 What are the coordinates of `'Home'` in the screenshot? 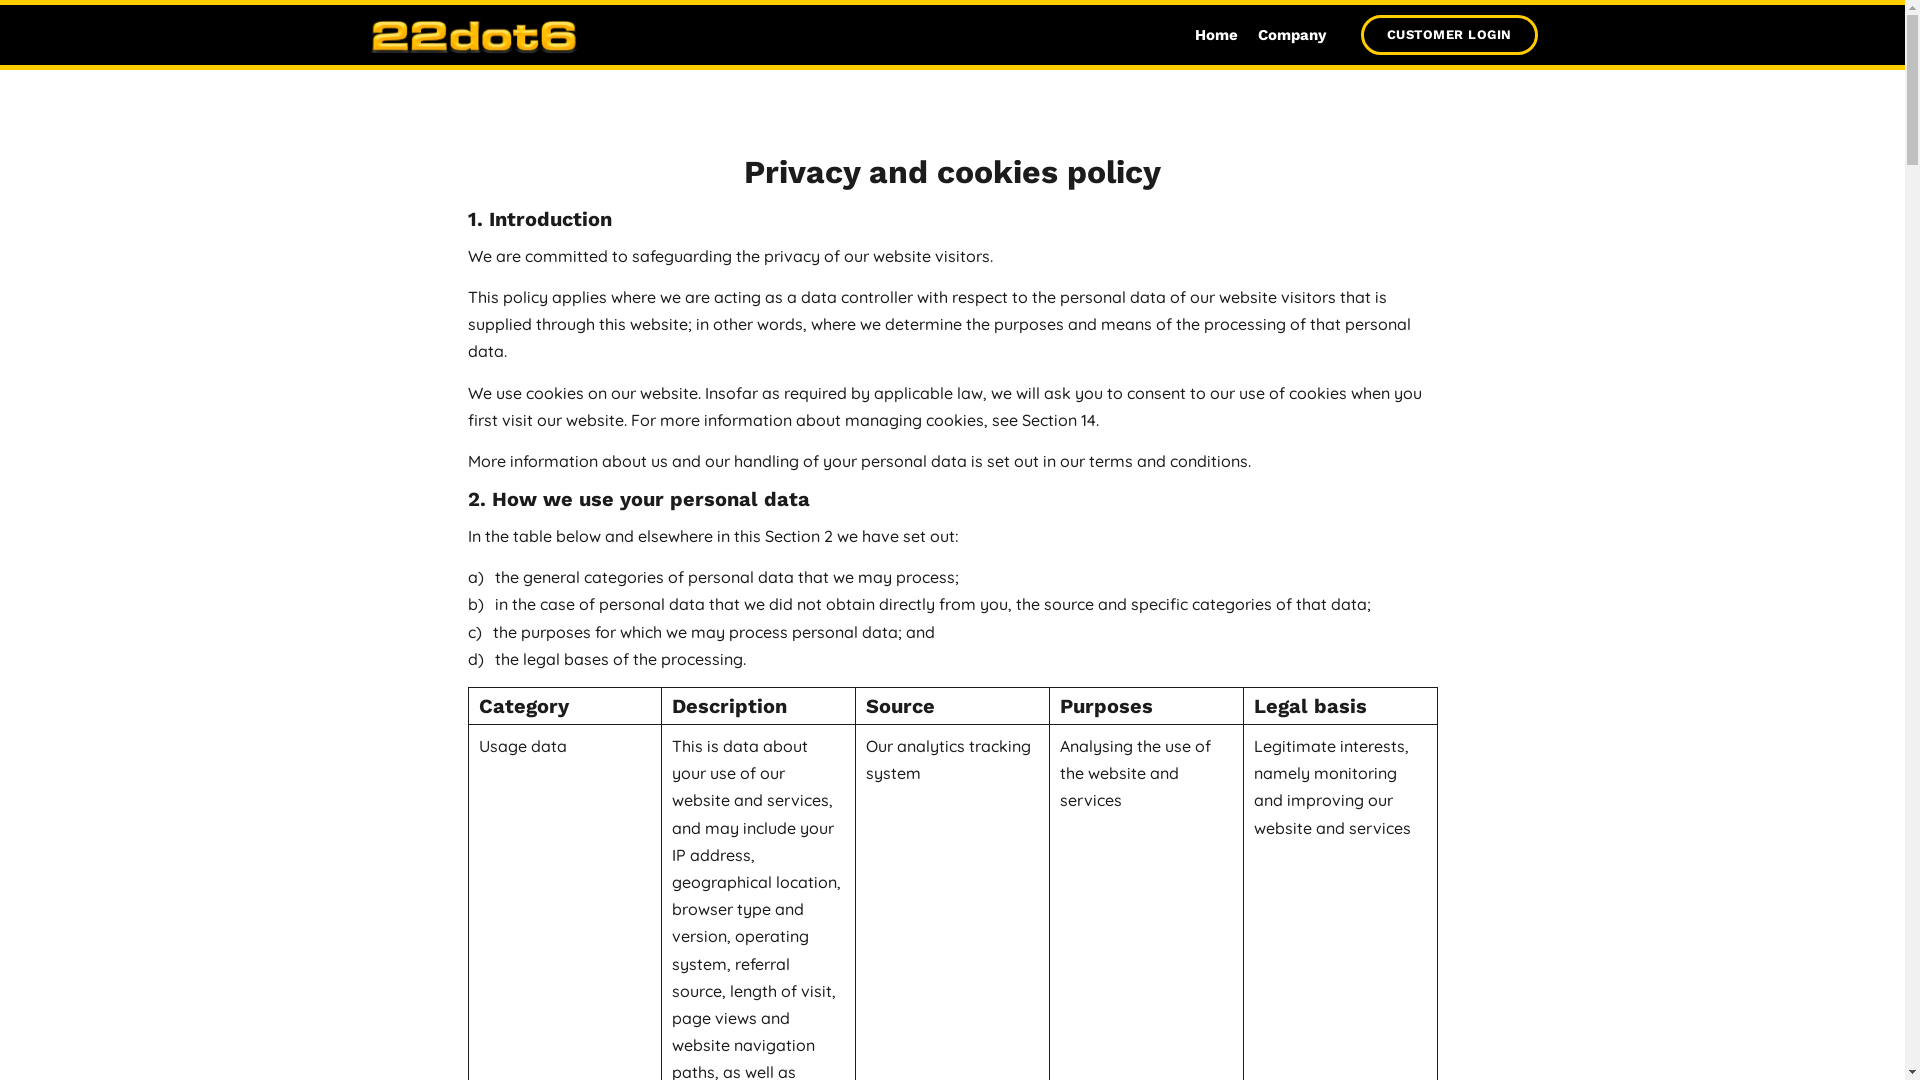 It's located at (1190, 34).